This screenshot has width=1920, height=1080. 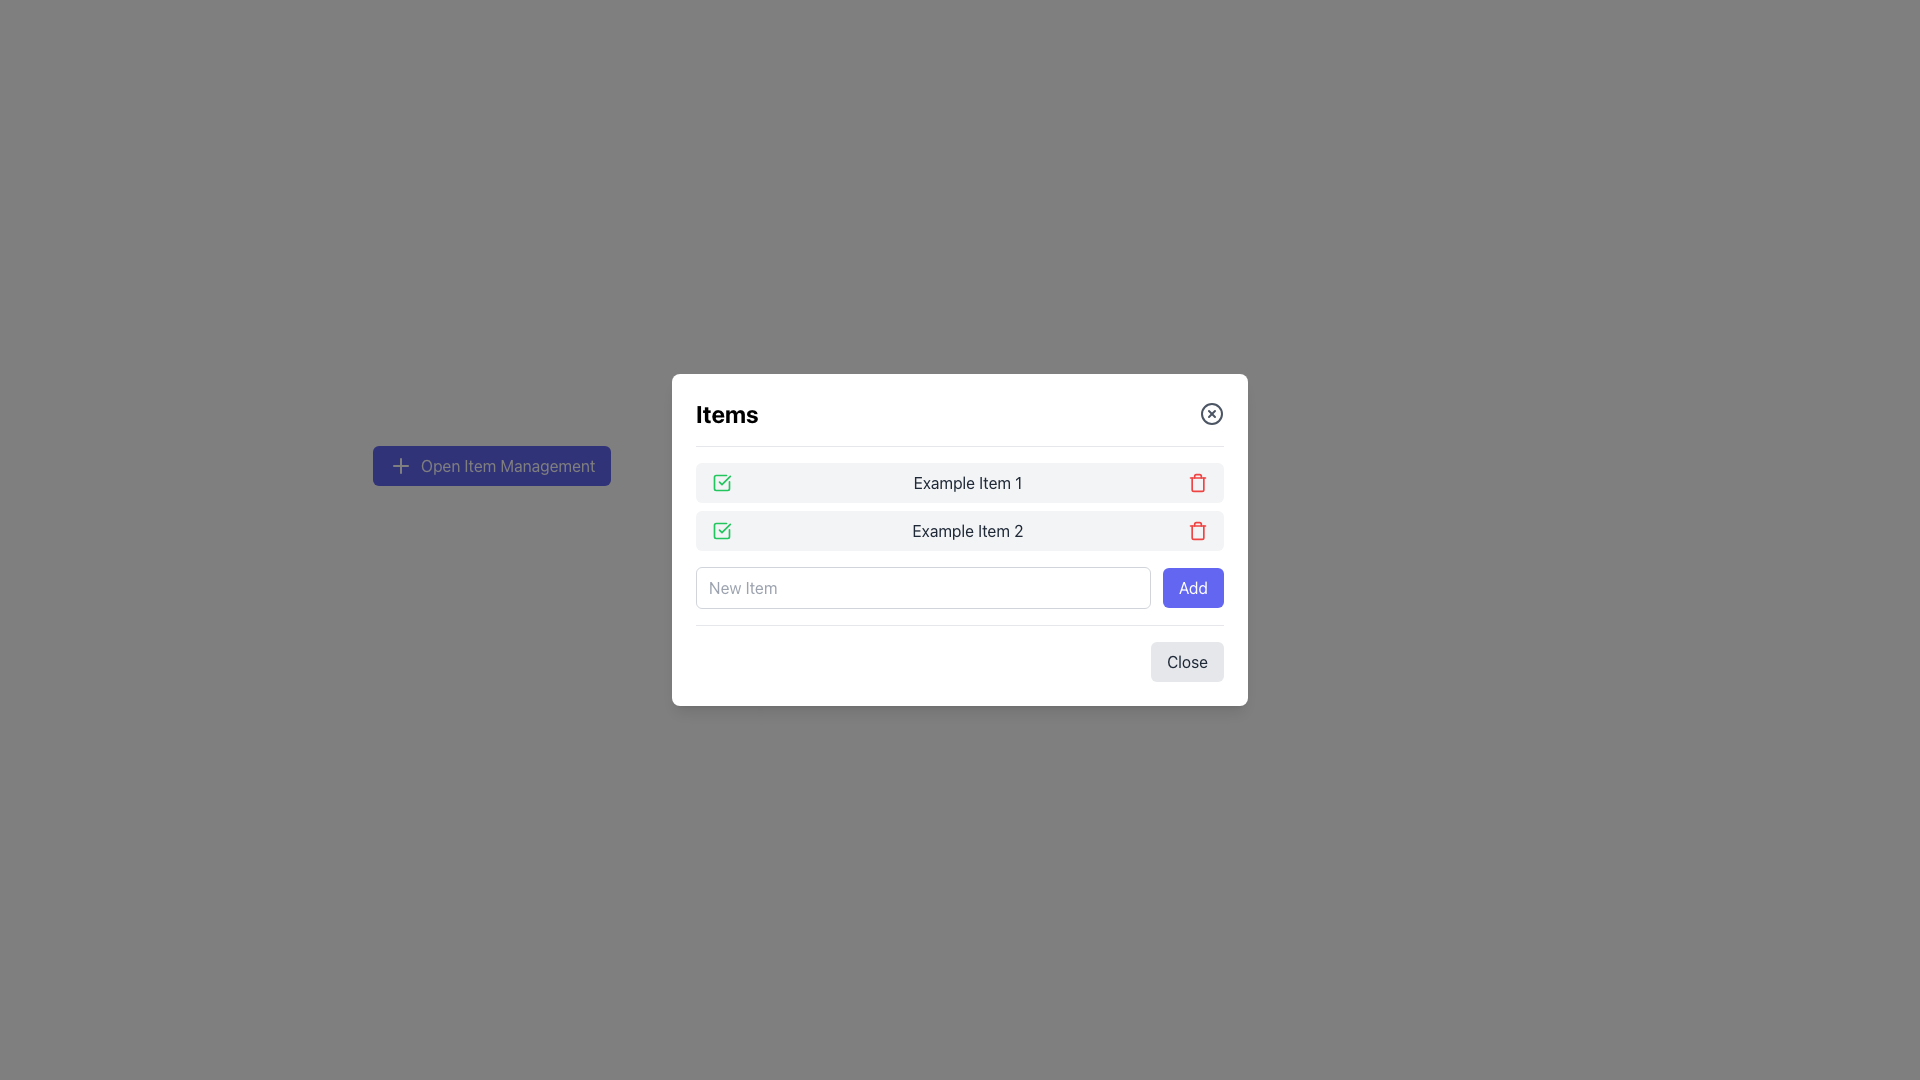 I want to click on the close button located at the top-right corner of the 'Items' card, so click(x=1210, y=412).